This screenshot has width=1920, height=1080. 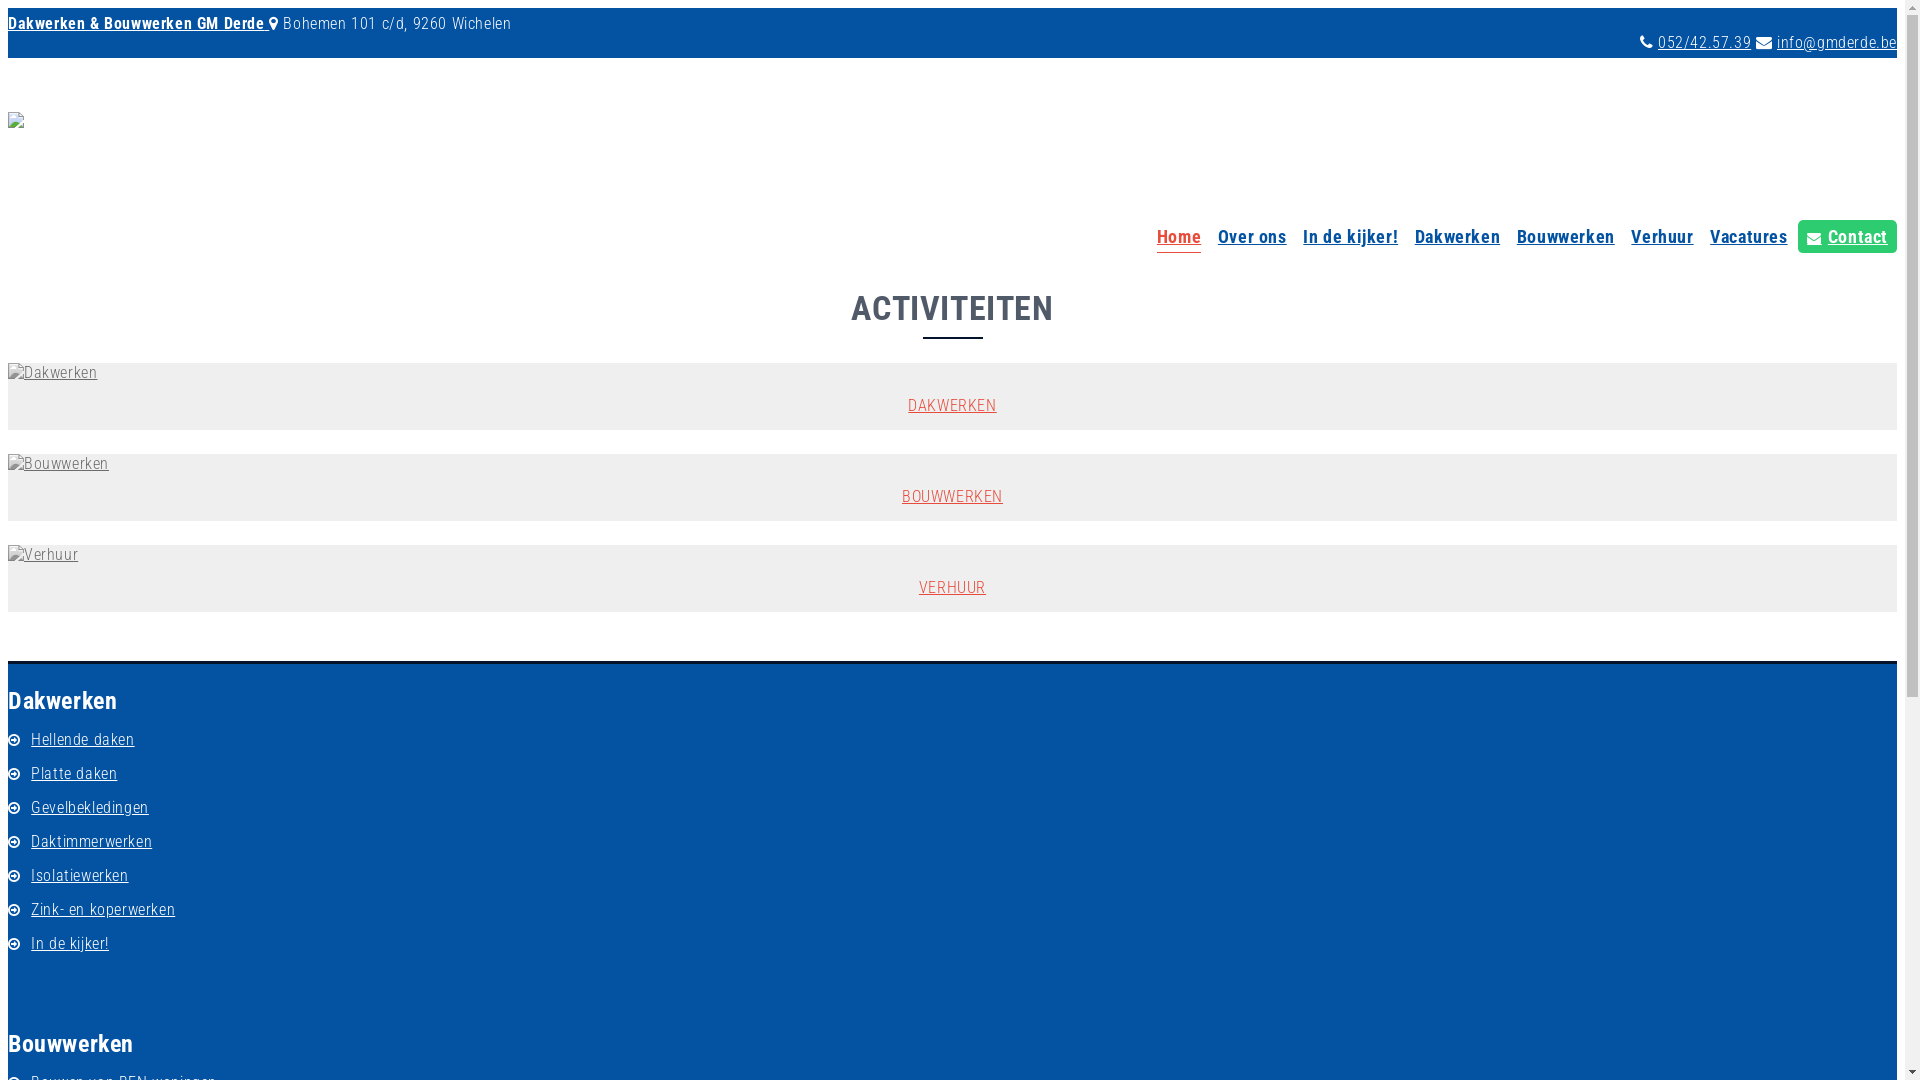 What do you see at coordinates (1798, 235) in the screenshot?
I see `'Contact'` at bounding box center [1798, 235].